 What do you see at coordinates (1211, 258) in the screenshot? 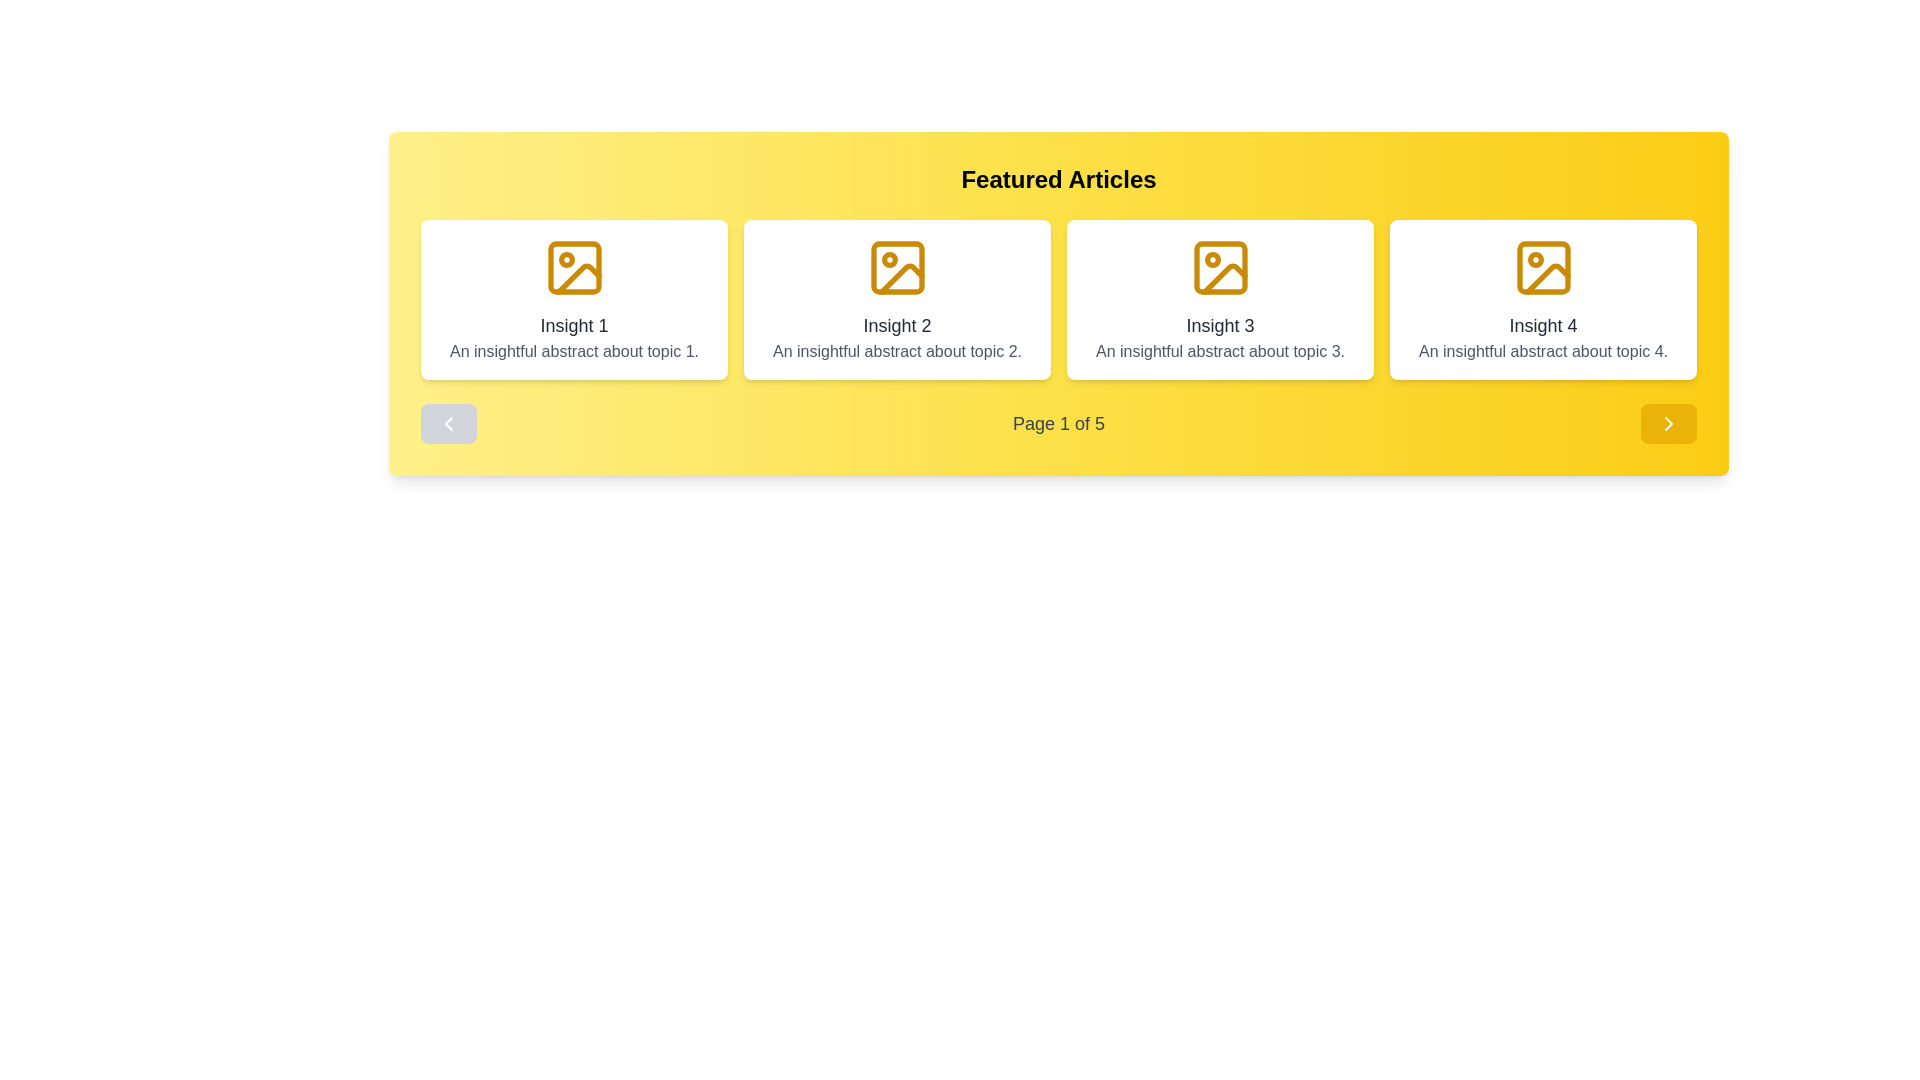
I see `the small golden circle decoration within the 'Insight 3' icon, which is the third icon in a sequence of four` at bounding box center [1211, 258].